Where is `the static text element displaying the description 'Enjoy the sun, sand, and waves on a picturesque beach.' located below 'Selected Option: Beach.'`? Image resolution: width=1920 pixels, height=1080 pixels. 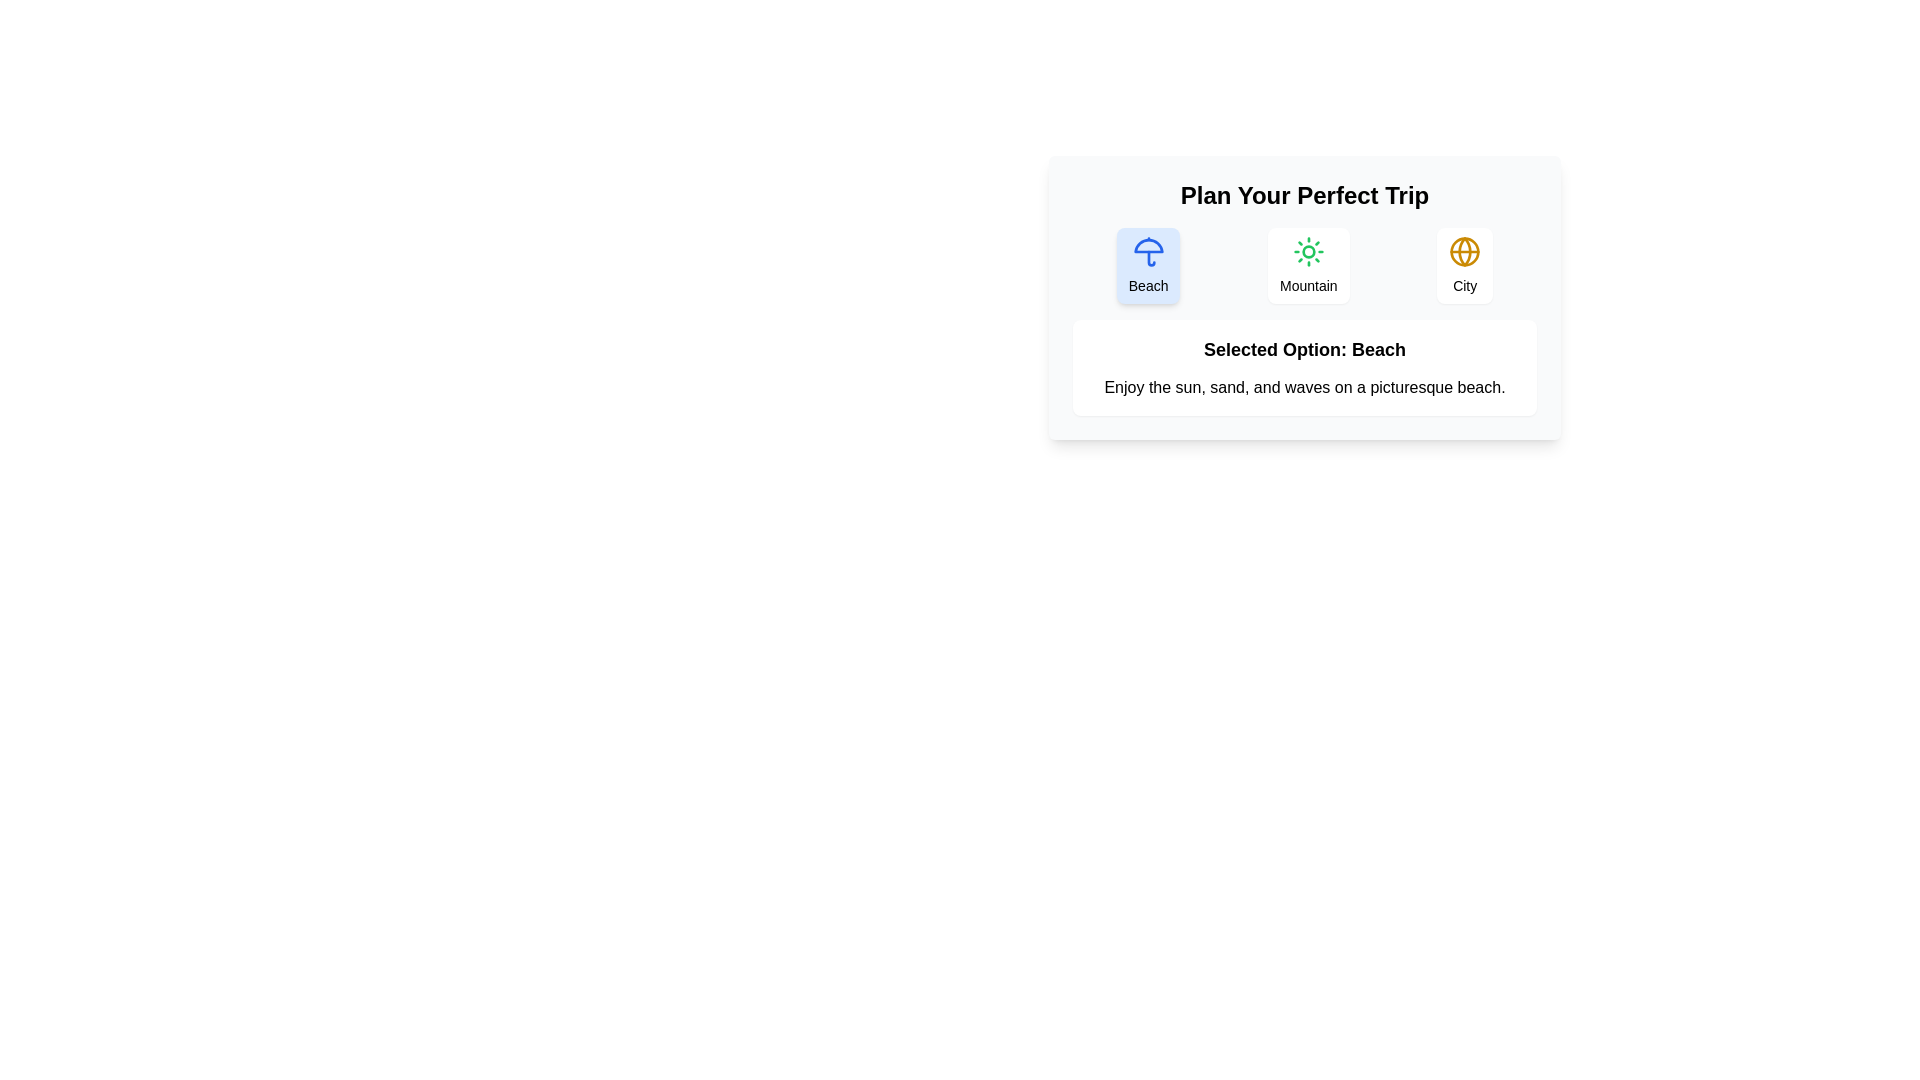 the static text element displaying the description 'Enjoy the sun, sand, and waves on a picturesque beach.' located below 'Selected Option: Beach.' is located at coordinates (1305, 388).